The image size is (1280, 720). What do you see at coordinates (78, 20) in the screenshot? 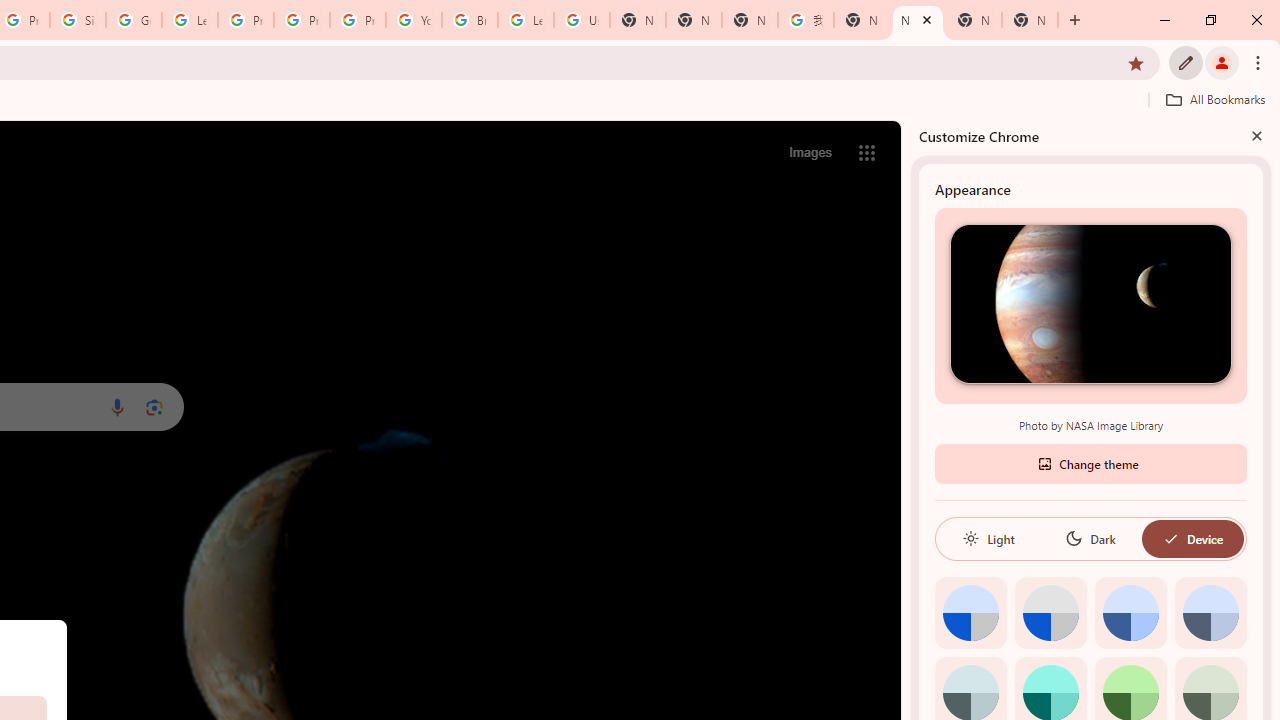
I see `'Sign in - Google Accounts'` at bounding box center [78, 20].